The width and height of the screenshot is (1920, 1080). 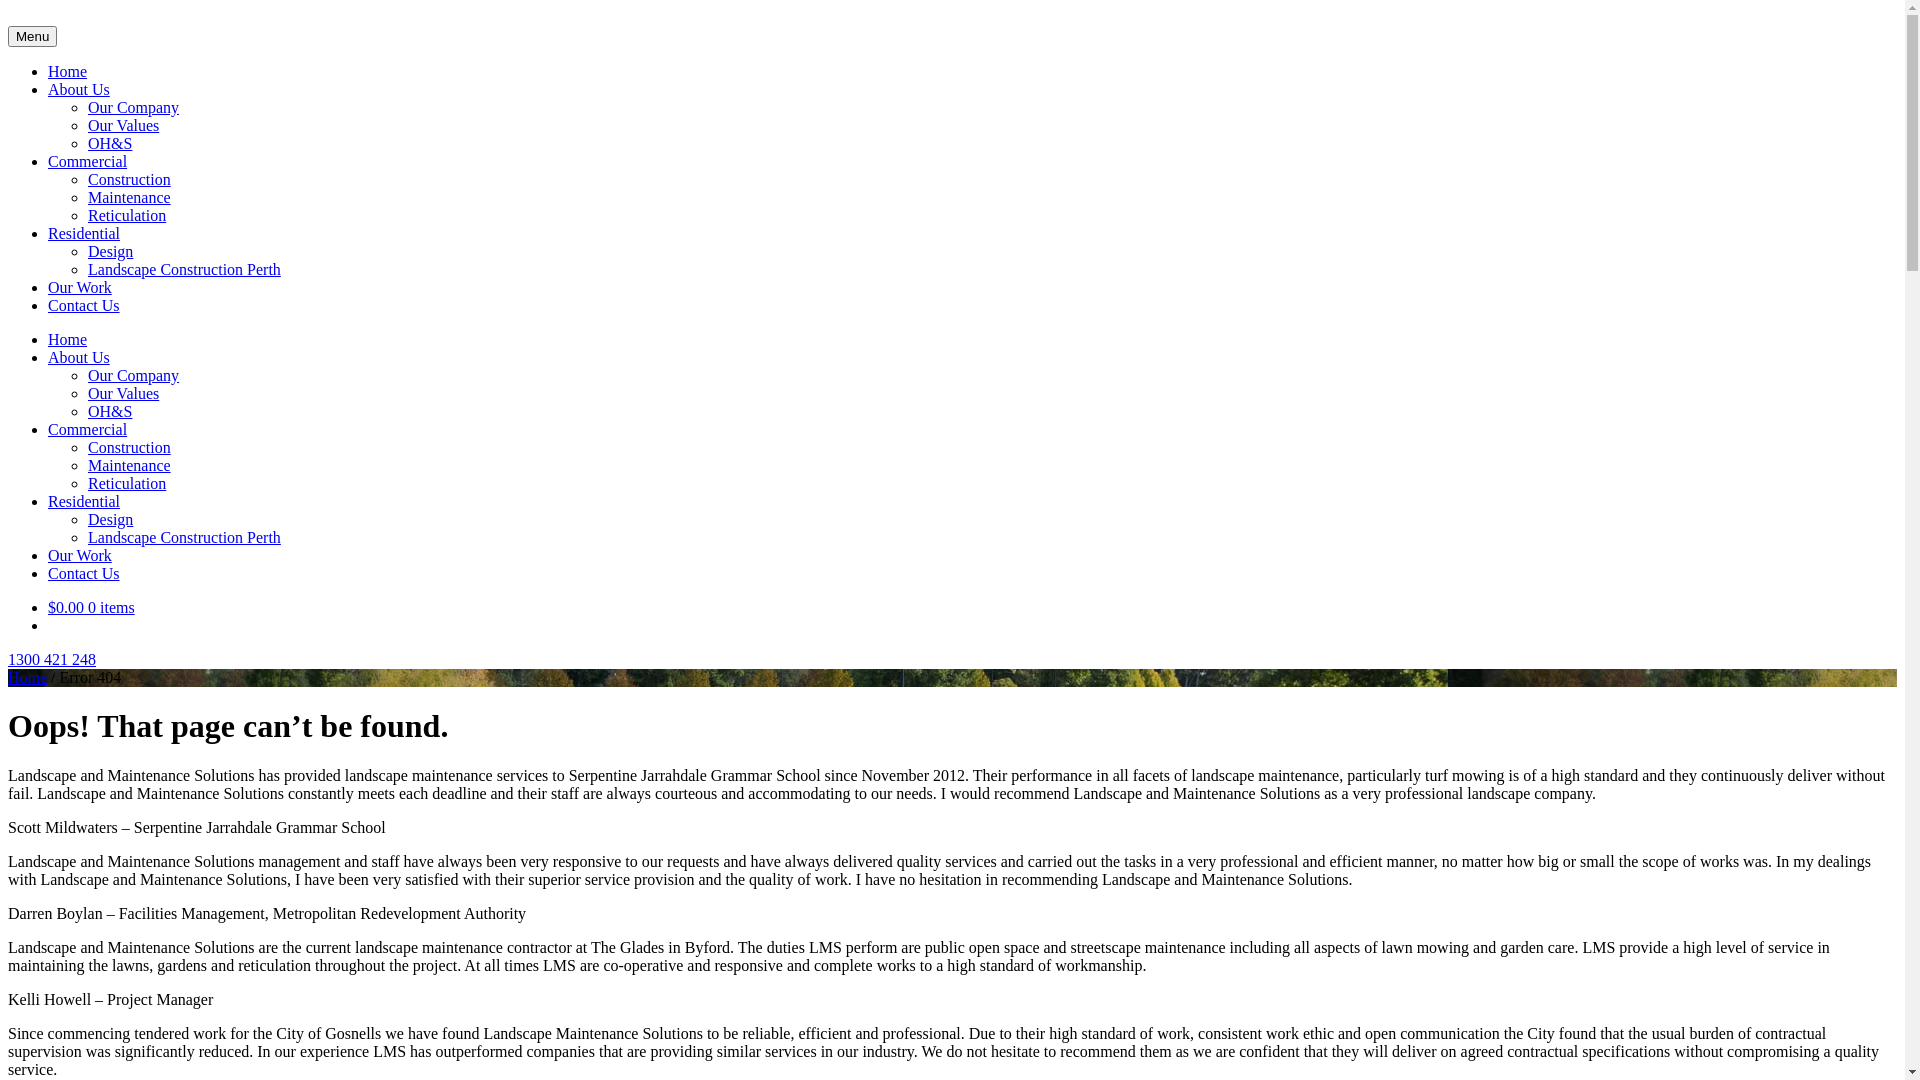 I want to click on 'Menu', so click(x=32, y=36).